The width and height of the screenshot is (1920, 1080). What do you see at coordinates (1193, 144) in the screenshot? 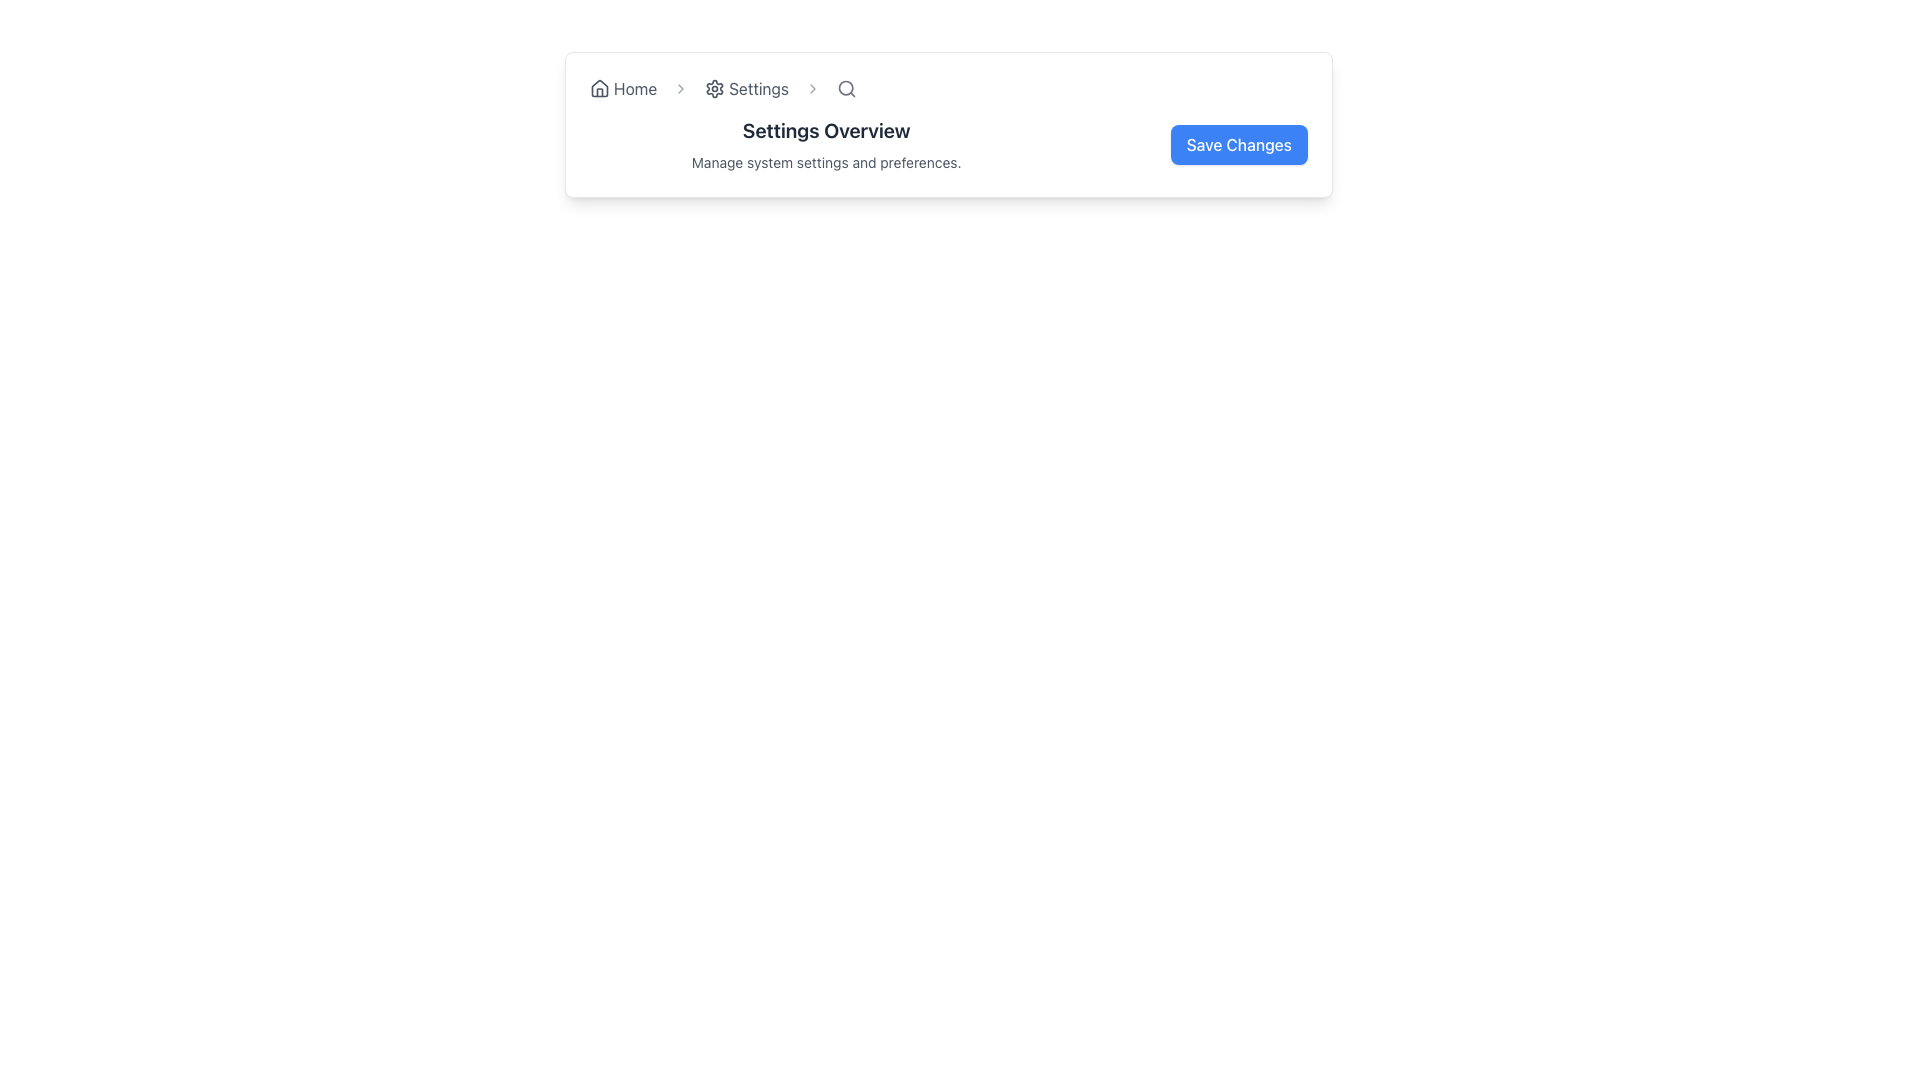
I see `the 'Save Changes' button located at the top right of the settings interface` at bounding box center [1193, 144].